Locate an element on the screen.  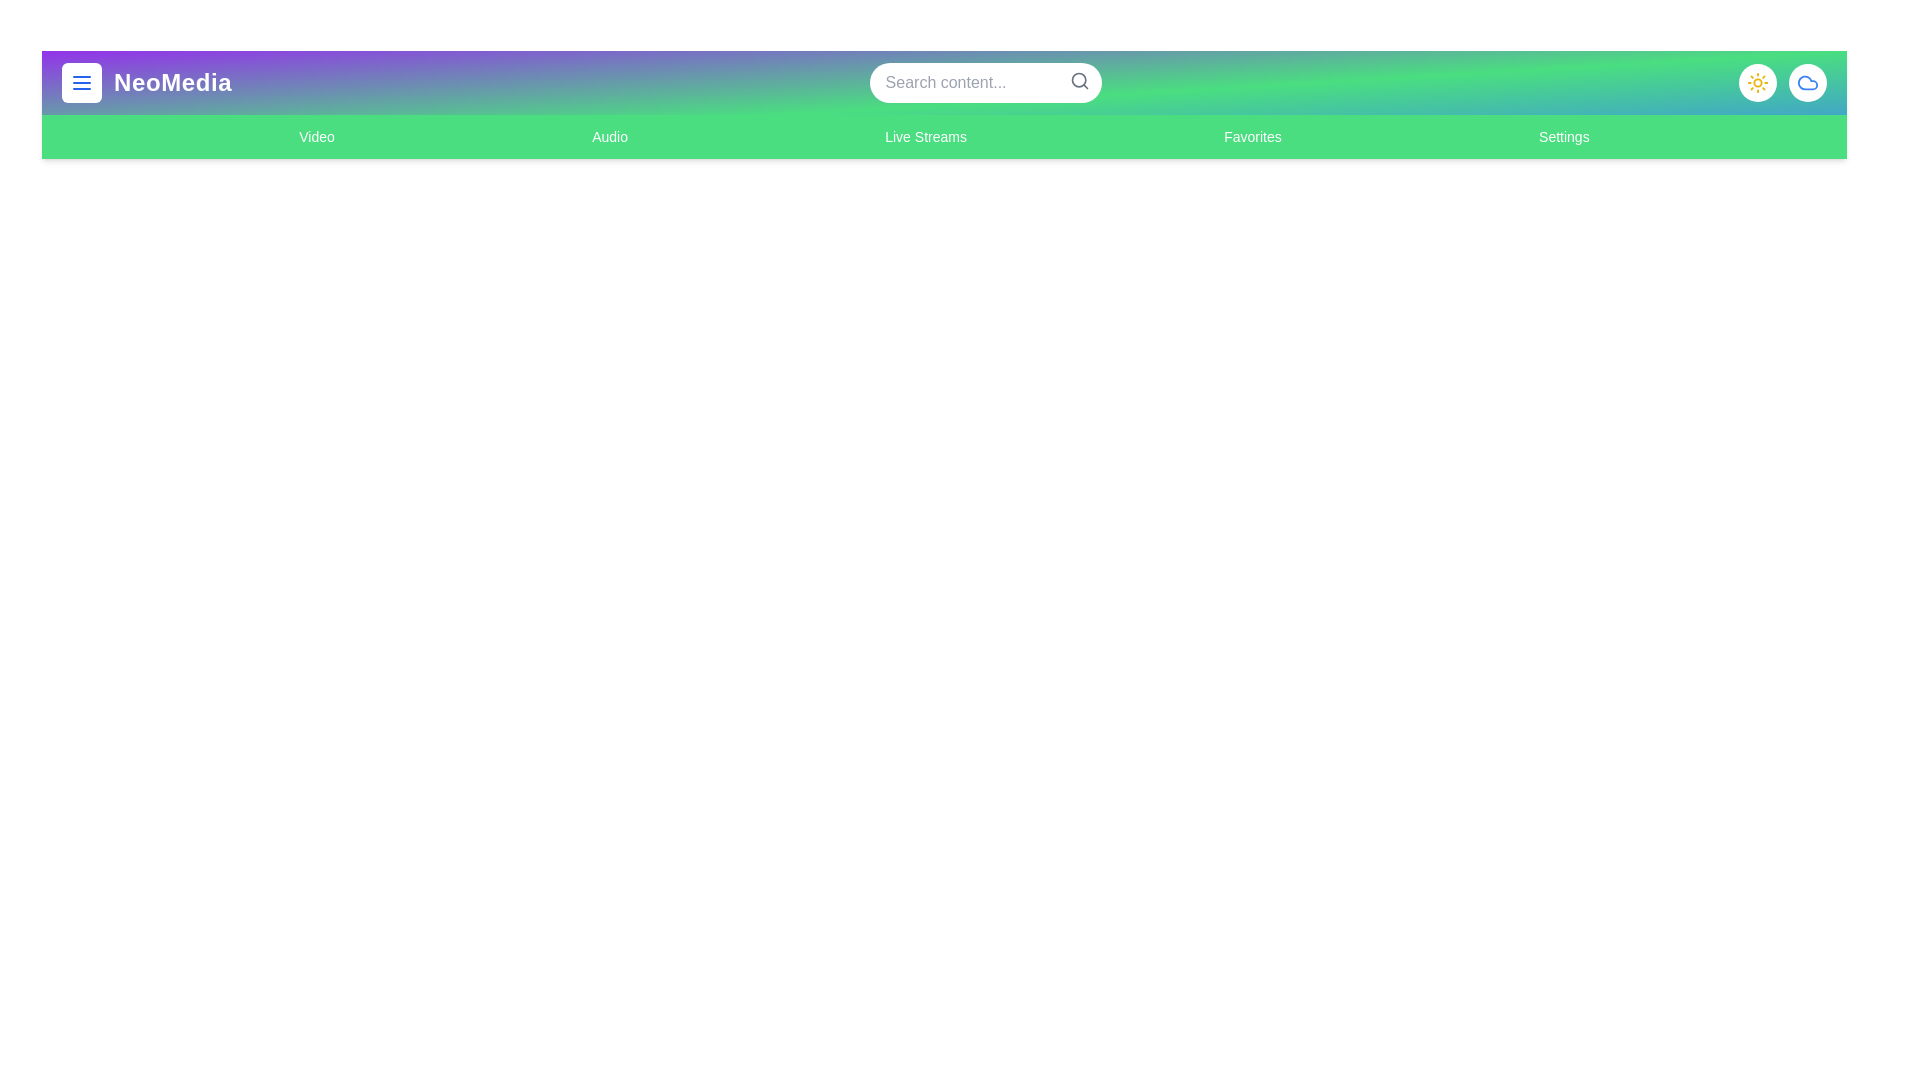
the navigation link for Audio to switch to that section is located at coordinates (608, 136).